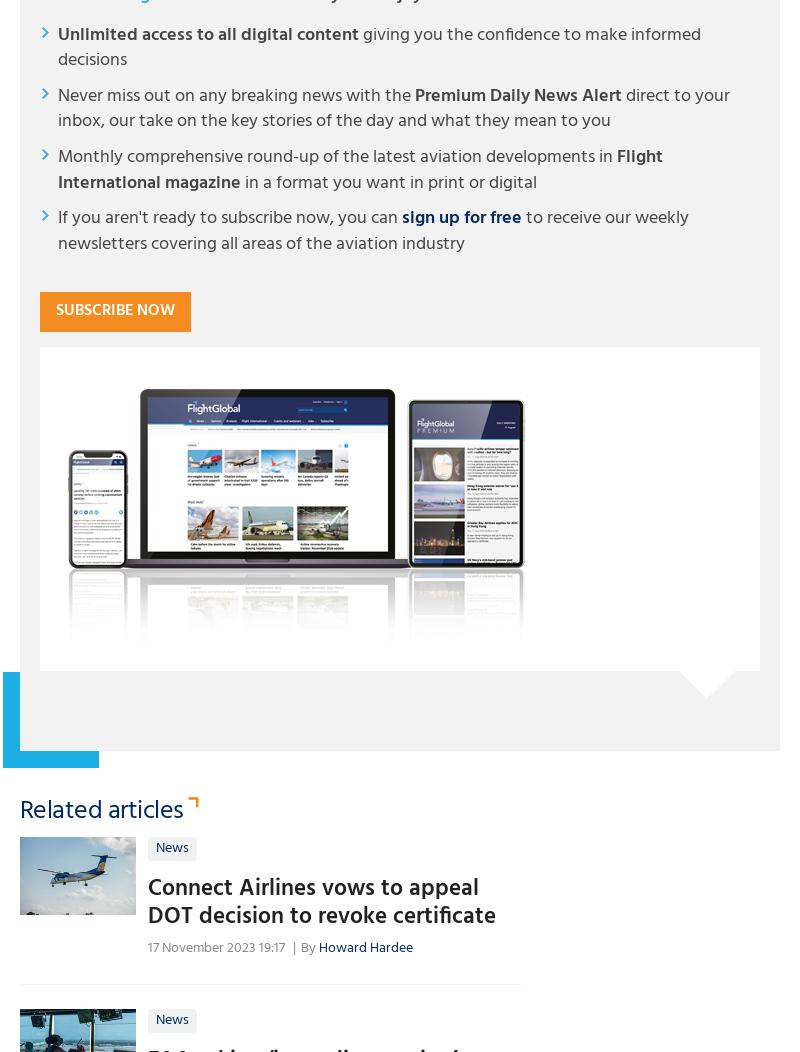 The image size is (800, 1052). What do you see at coordinates (461, 218) in the screenshot?
I see `'sign up for free'` at bounding box center [461, 218].